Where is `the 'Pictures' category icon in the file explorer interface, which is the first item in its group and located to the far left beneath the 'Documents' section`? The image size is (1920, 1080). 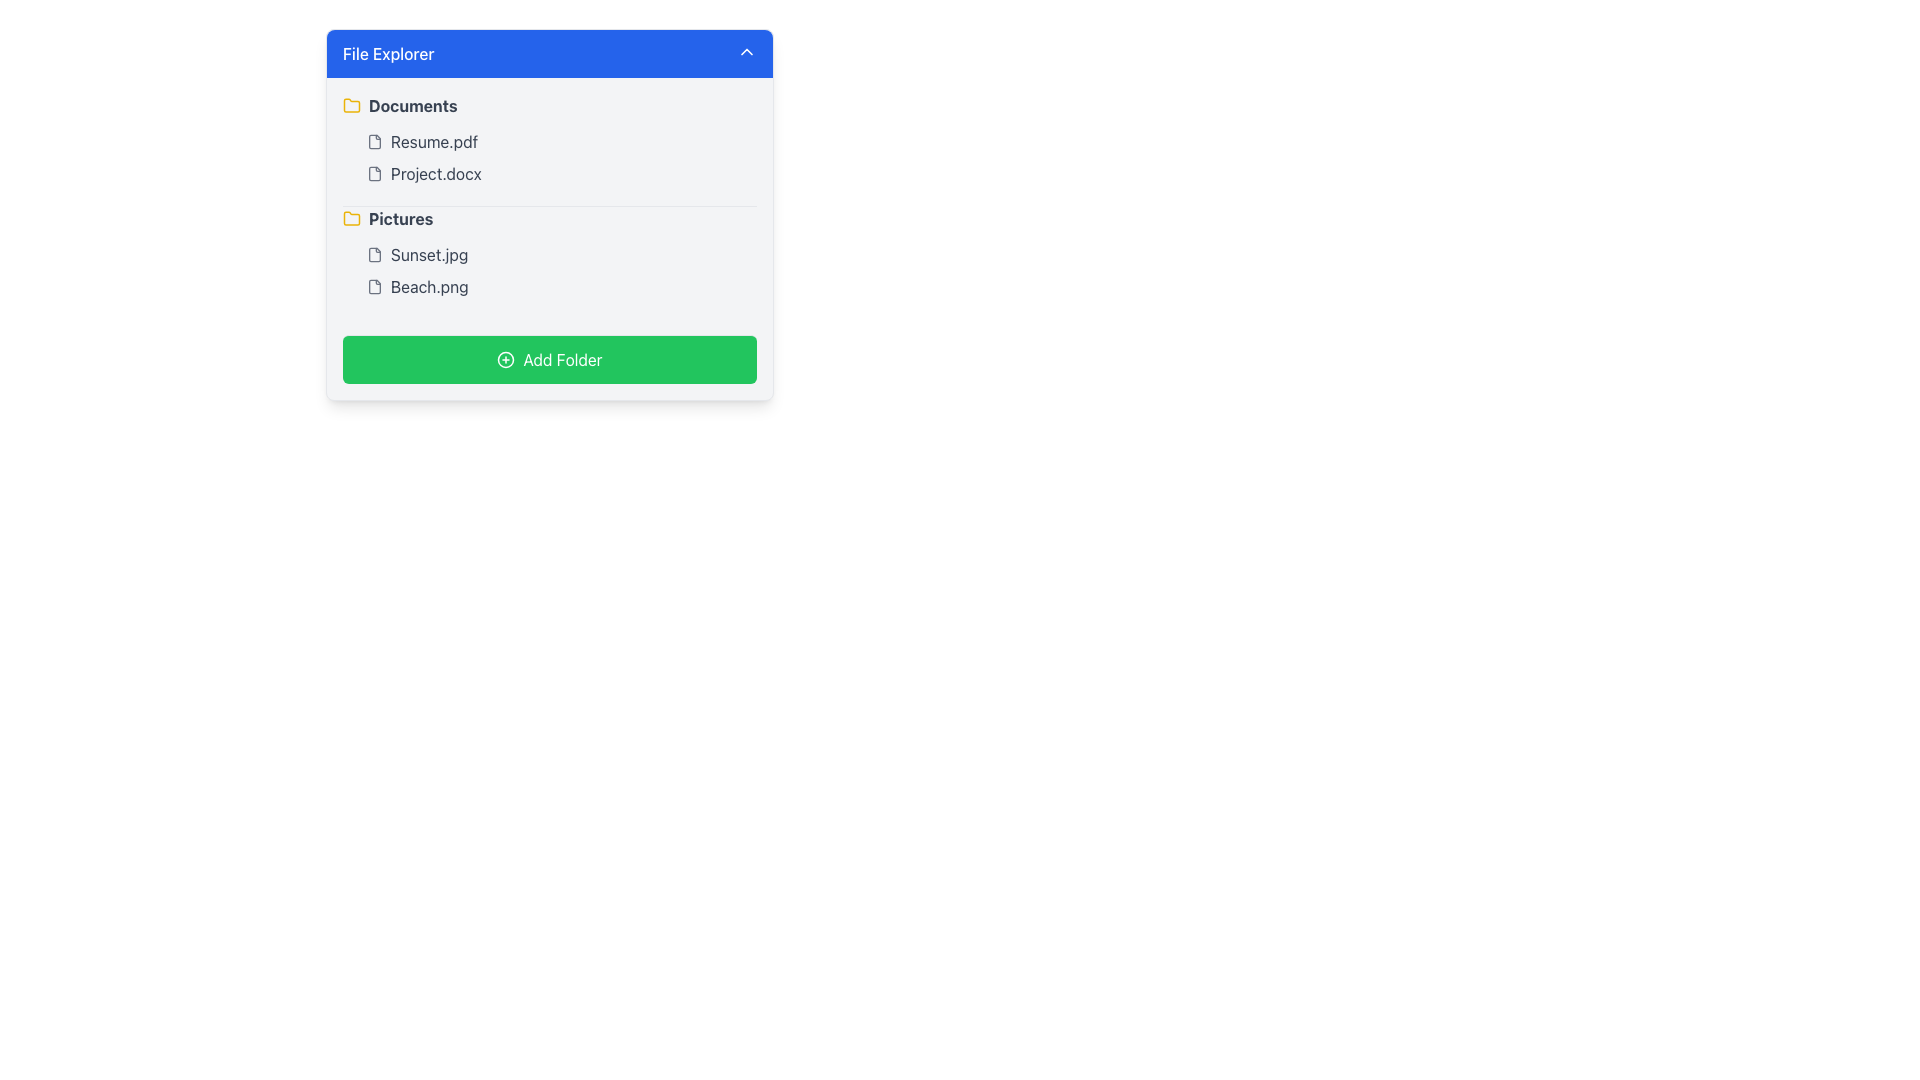
the 'Pictures' category icon in the file explorer interface, which is the first item in its group and located to the far left beneath the 'Documents' section is located at coordinates (351, 219).